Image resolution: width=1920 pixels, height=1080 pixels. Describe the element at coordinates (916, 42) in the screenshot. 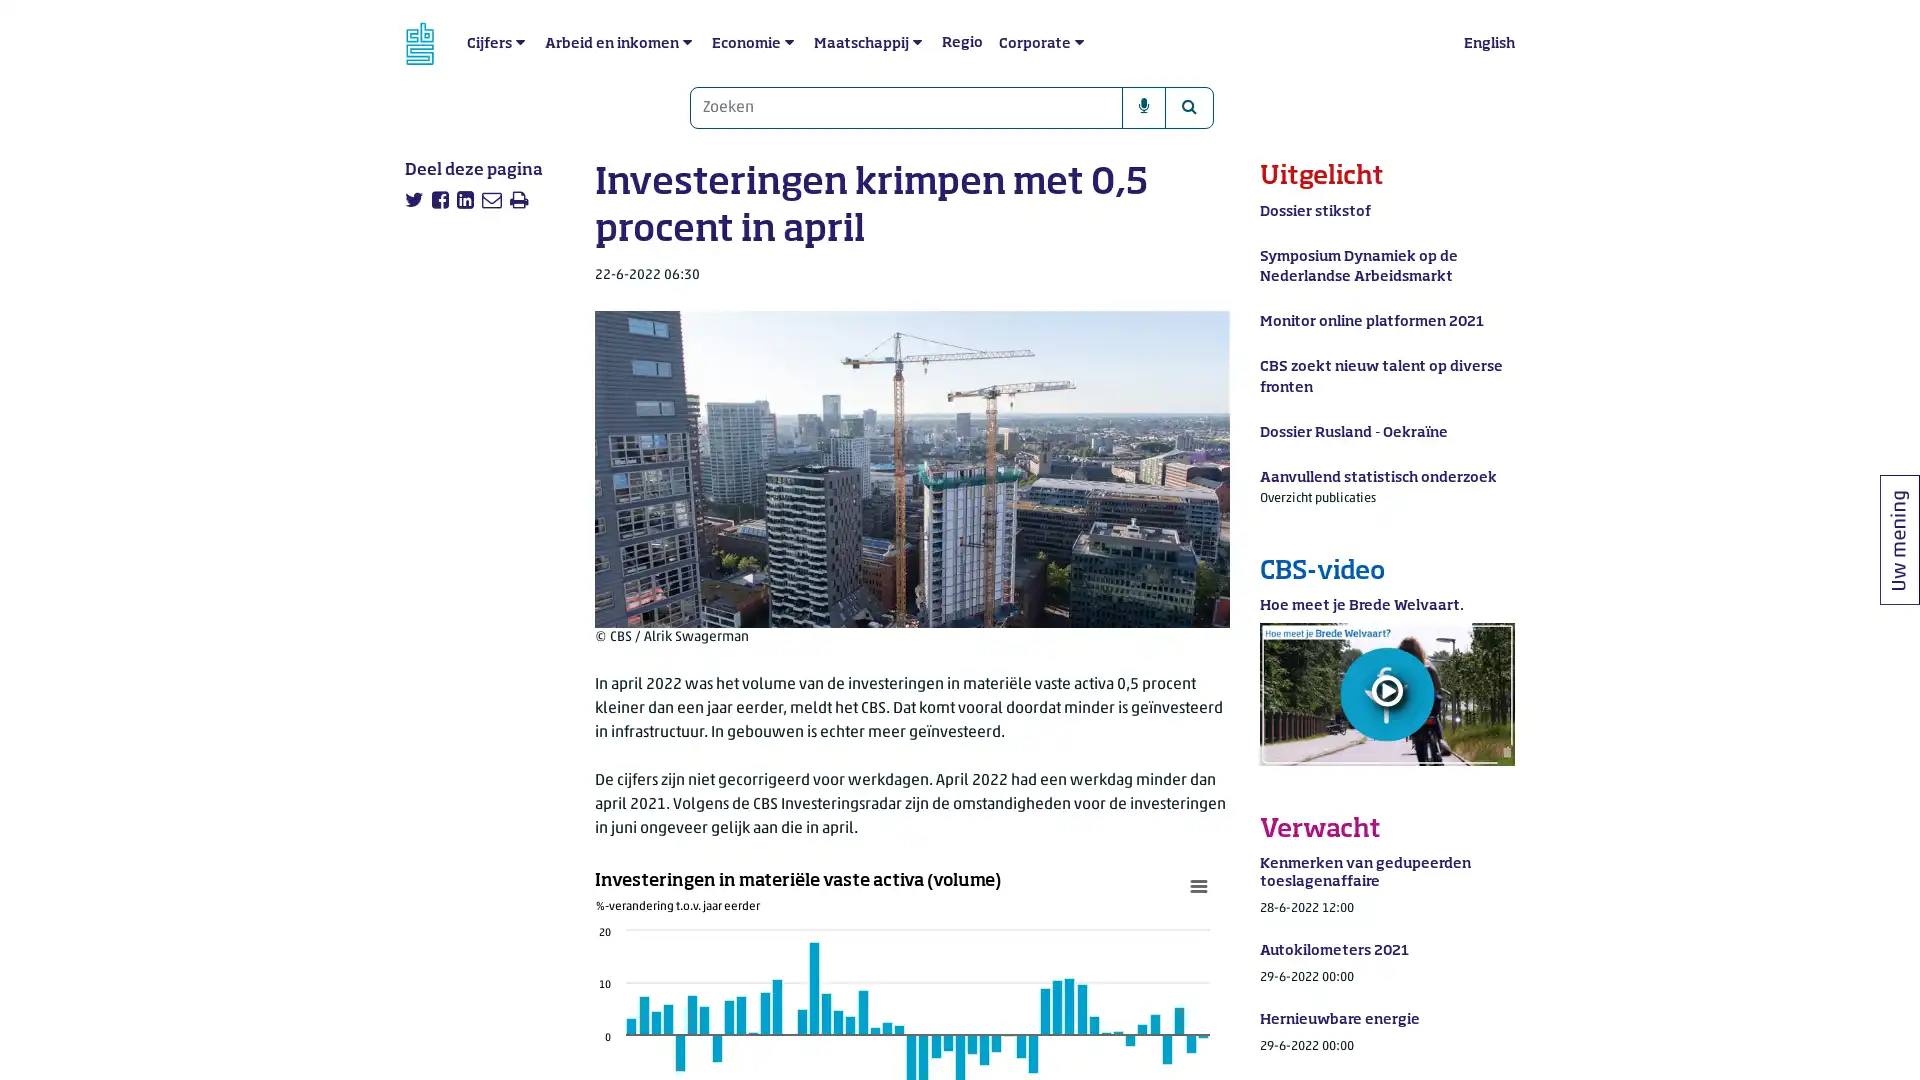

I see `submenu Maatschappij` at that location.